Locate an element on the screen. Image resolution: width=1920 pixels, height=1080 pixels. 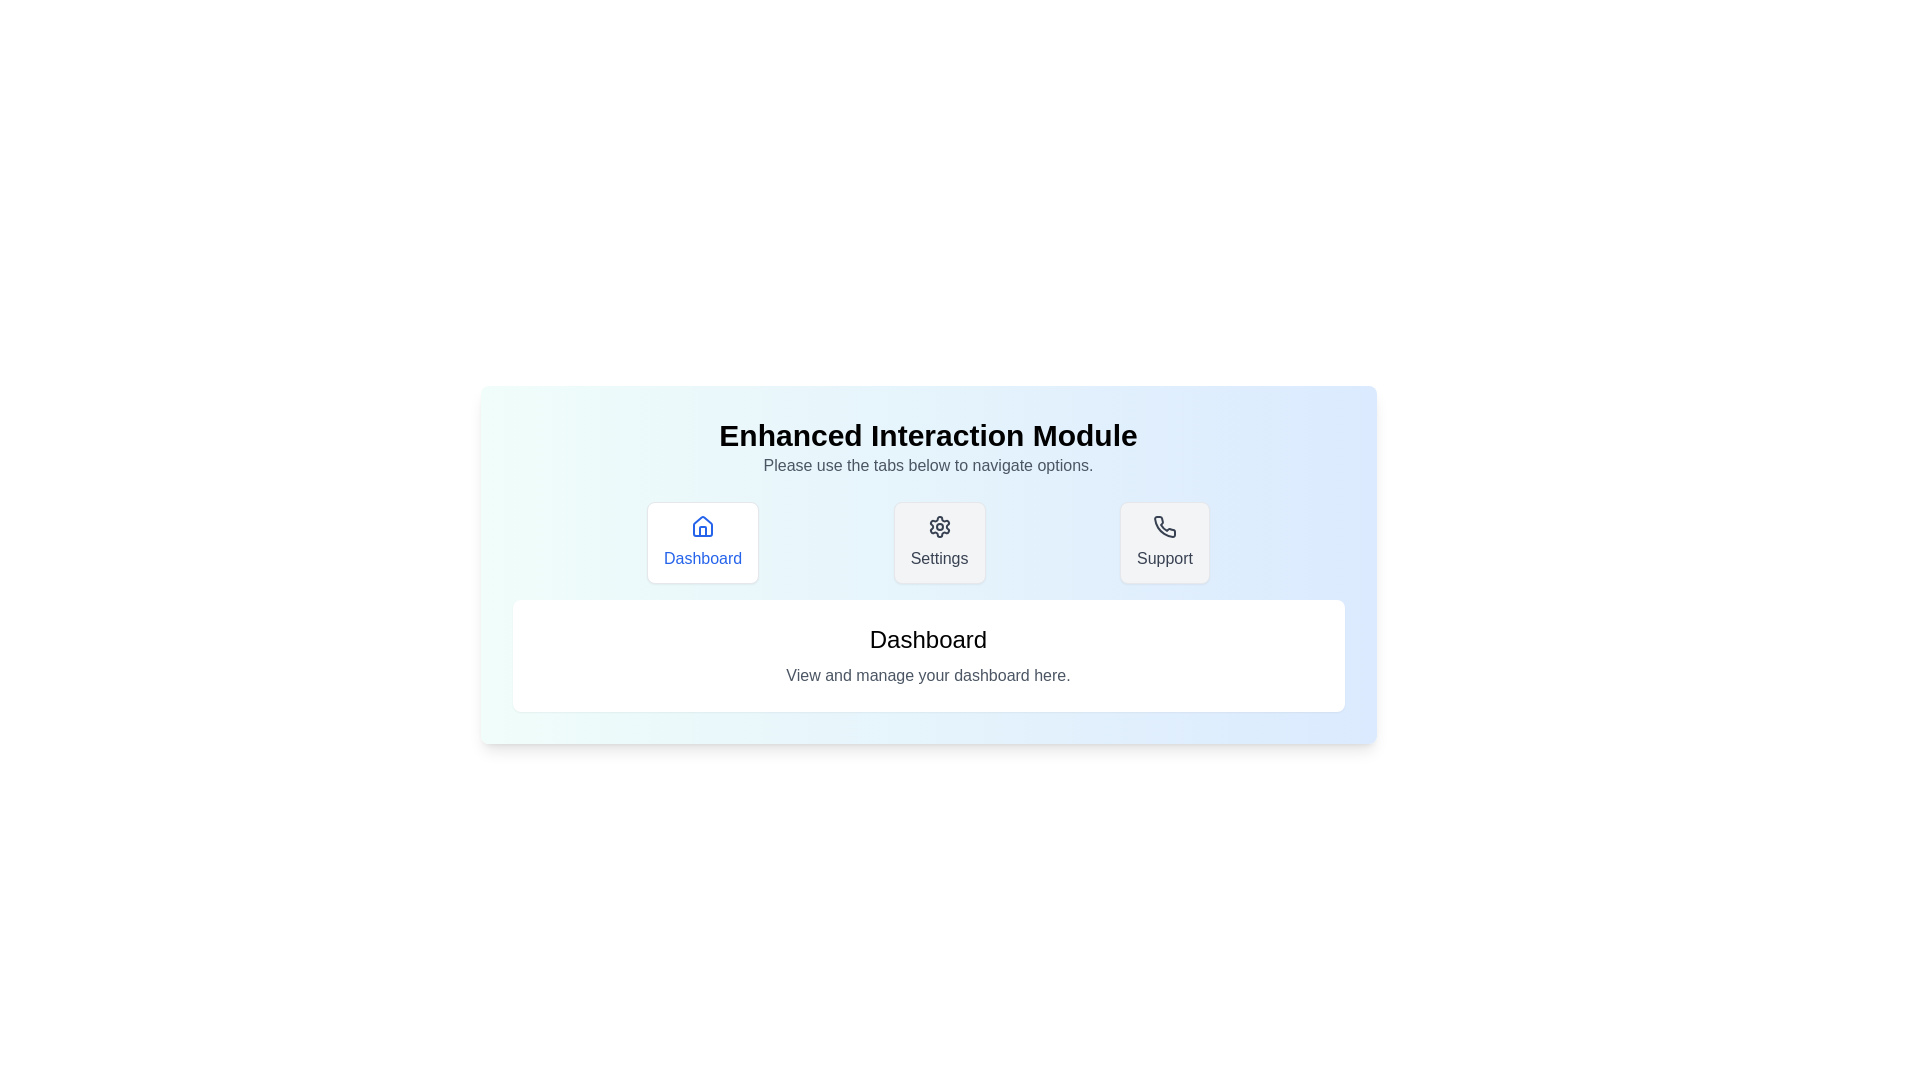
the tab with label Dashboard to observe its icon and visual effect is located at coordinates (703, 543).